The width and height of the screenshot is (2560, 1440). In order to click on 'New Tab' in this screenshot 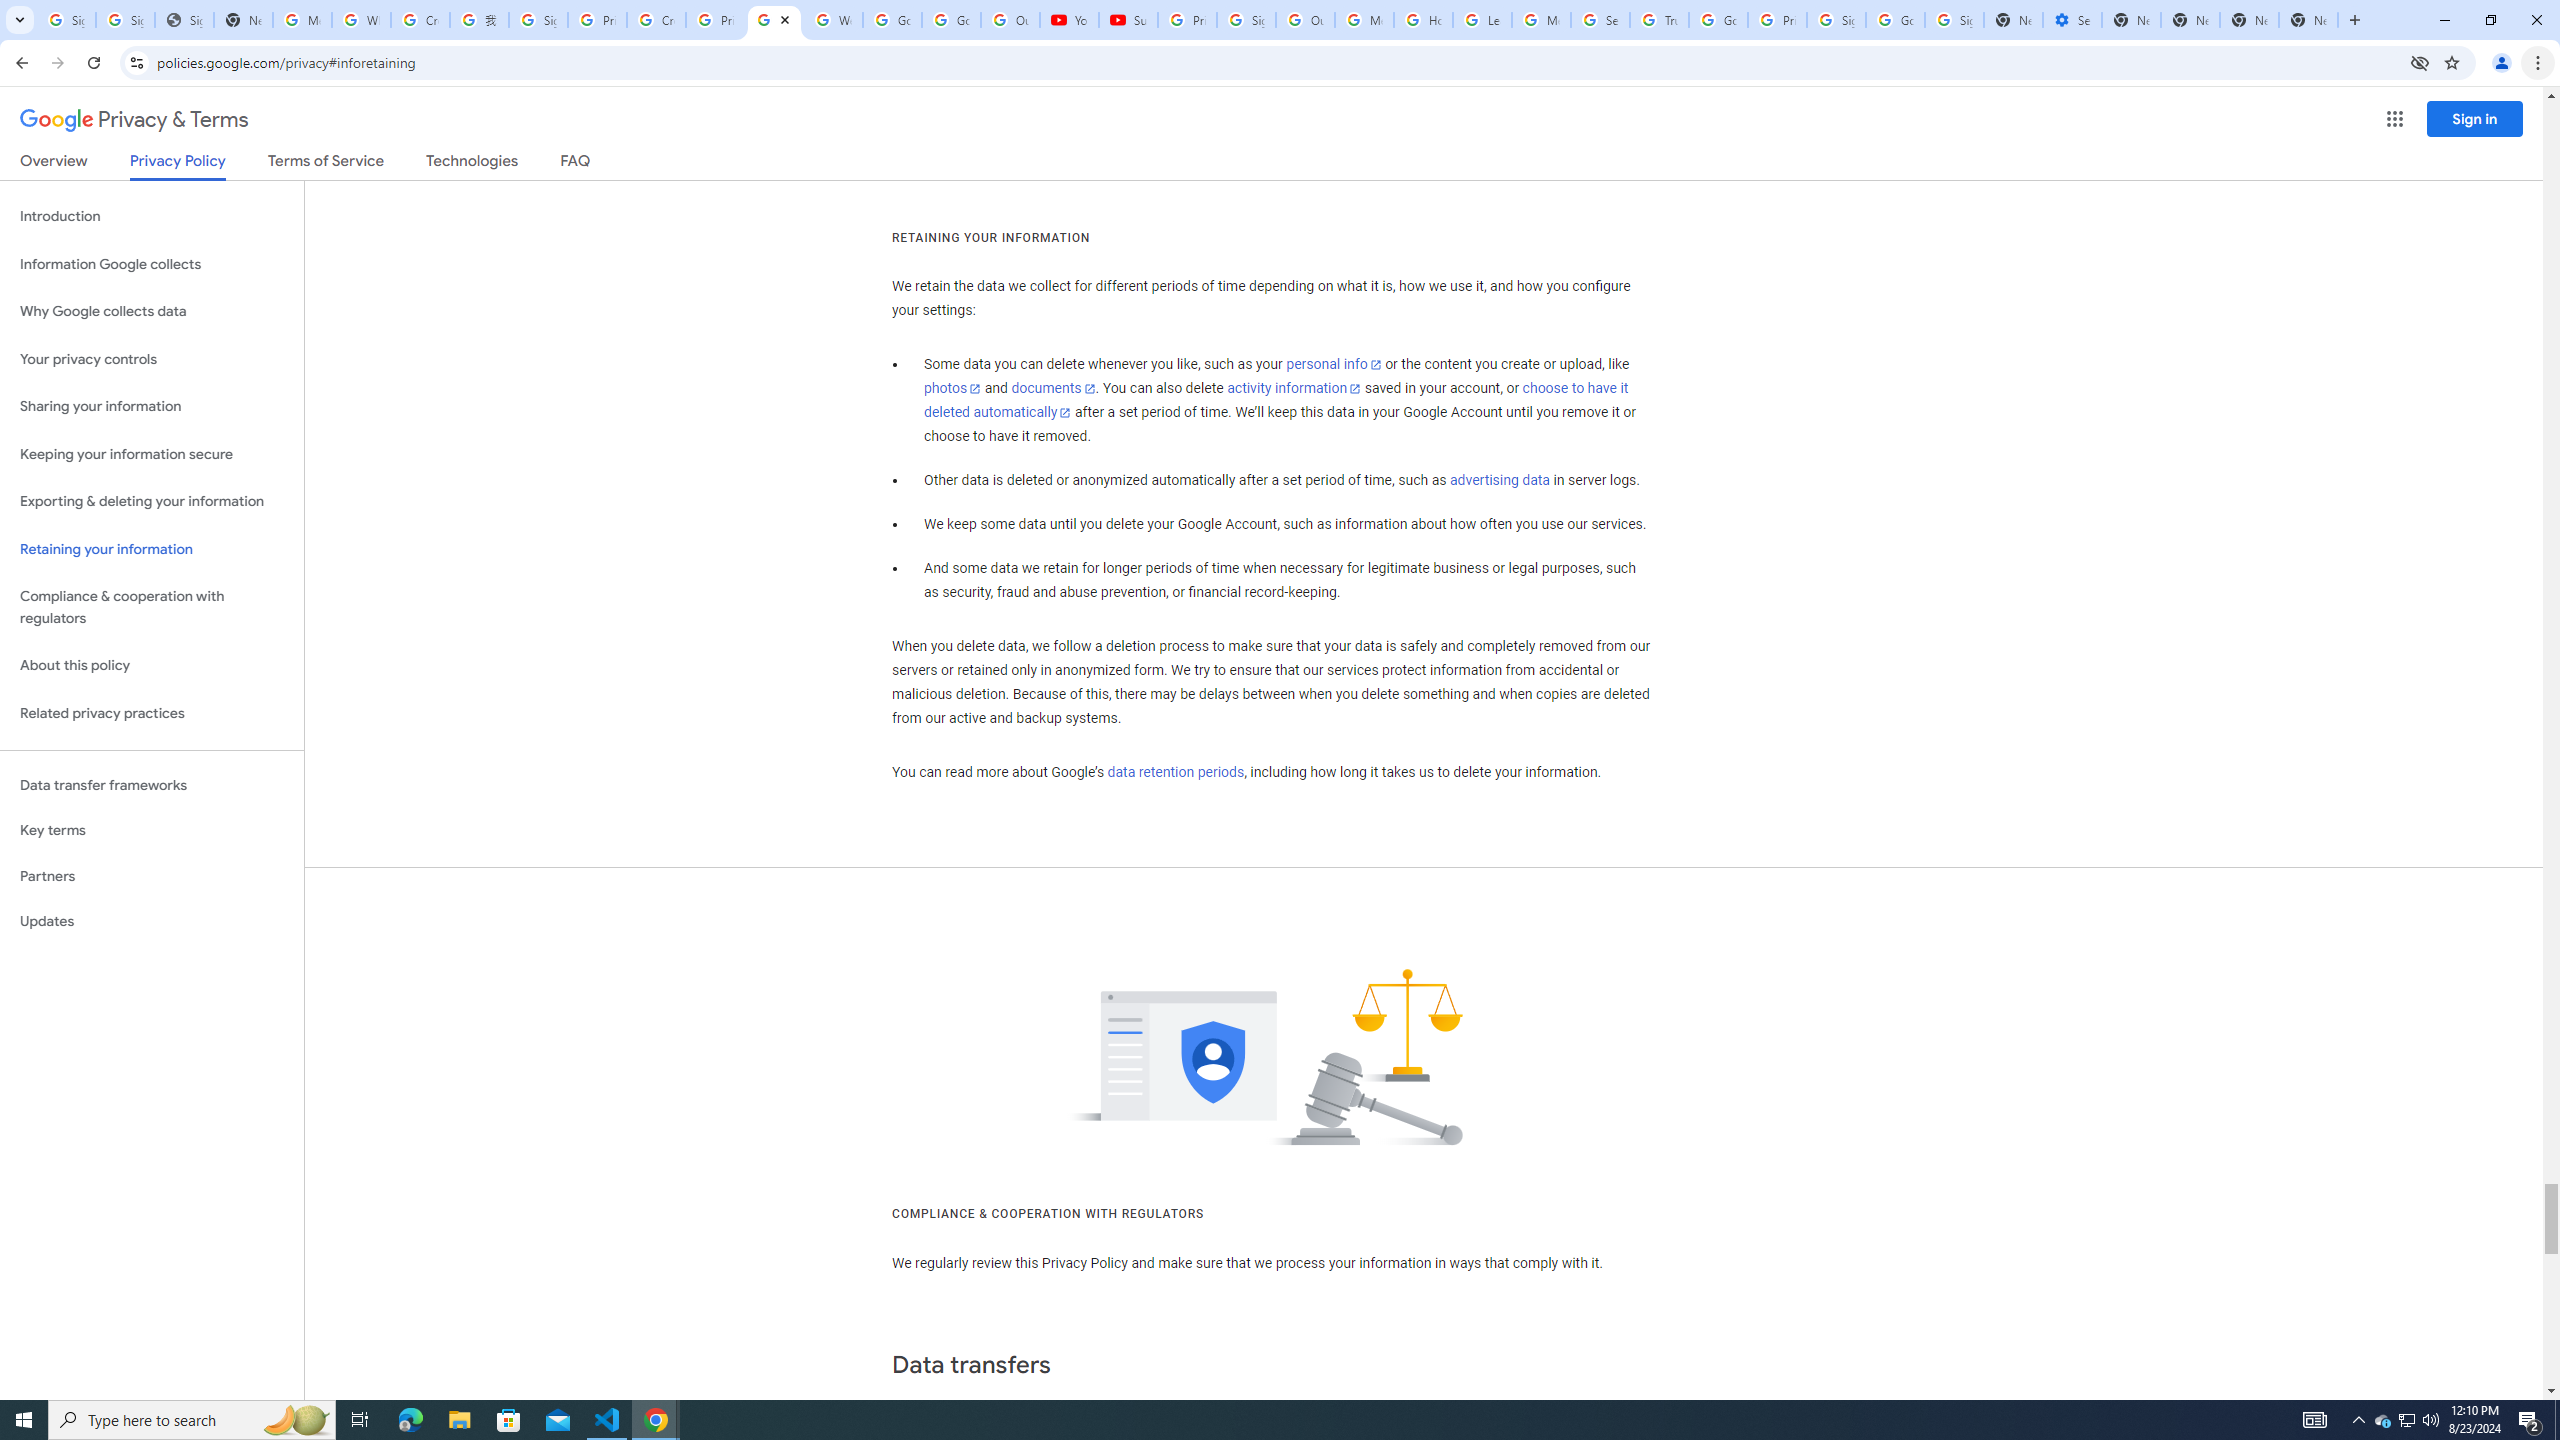, I will do `click(2308, 19)`.